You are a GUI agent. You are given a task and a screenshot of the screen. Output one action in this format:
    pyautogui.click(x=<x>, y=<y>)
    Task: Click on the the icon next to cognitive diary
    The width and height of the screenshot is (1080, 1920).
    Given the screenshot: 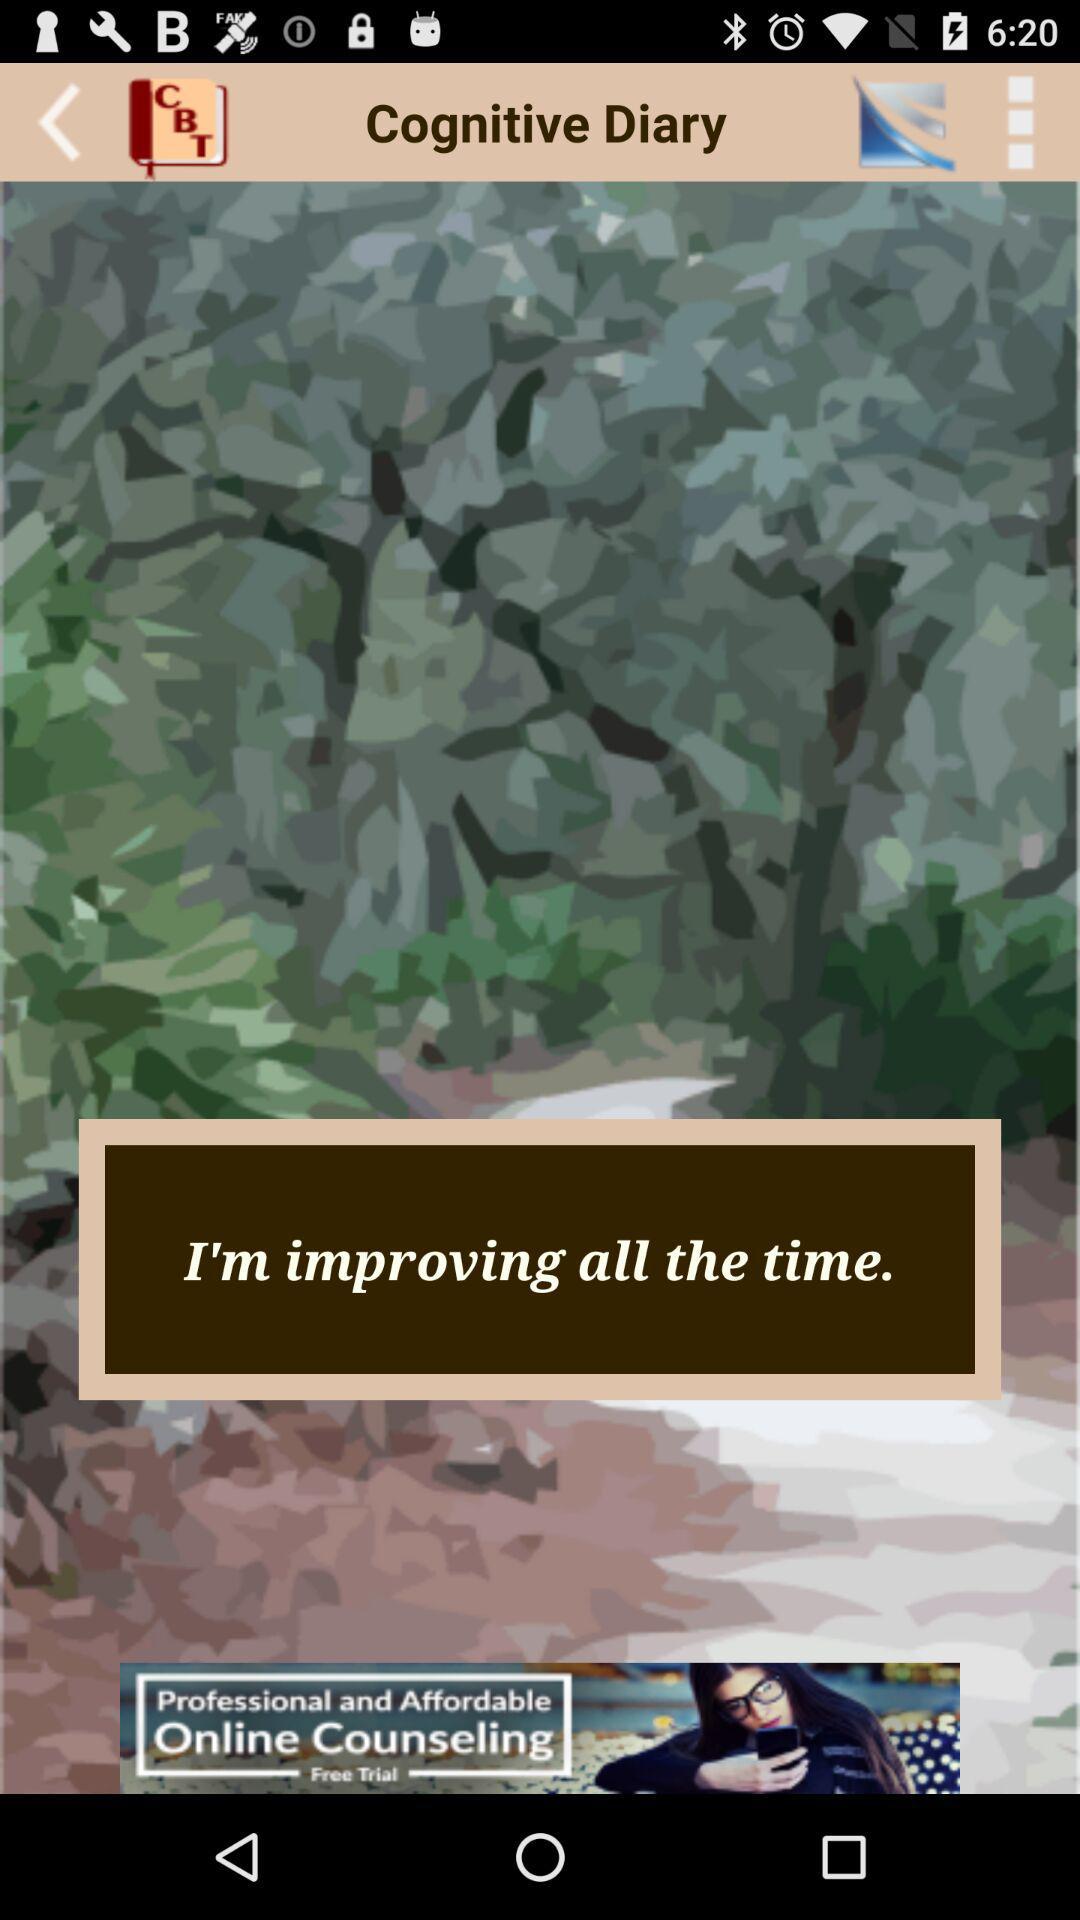 What is the action you would take?
    pyautogui.click(x=184, y=121)
    